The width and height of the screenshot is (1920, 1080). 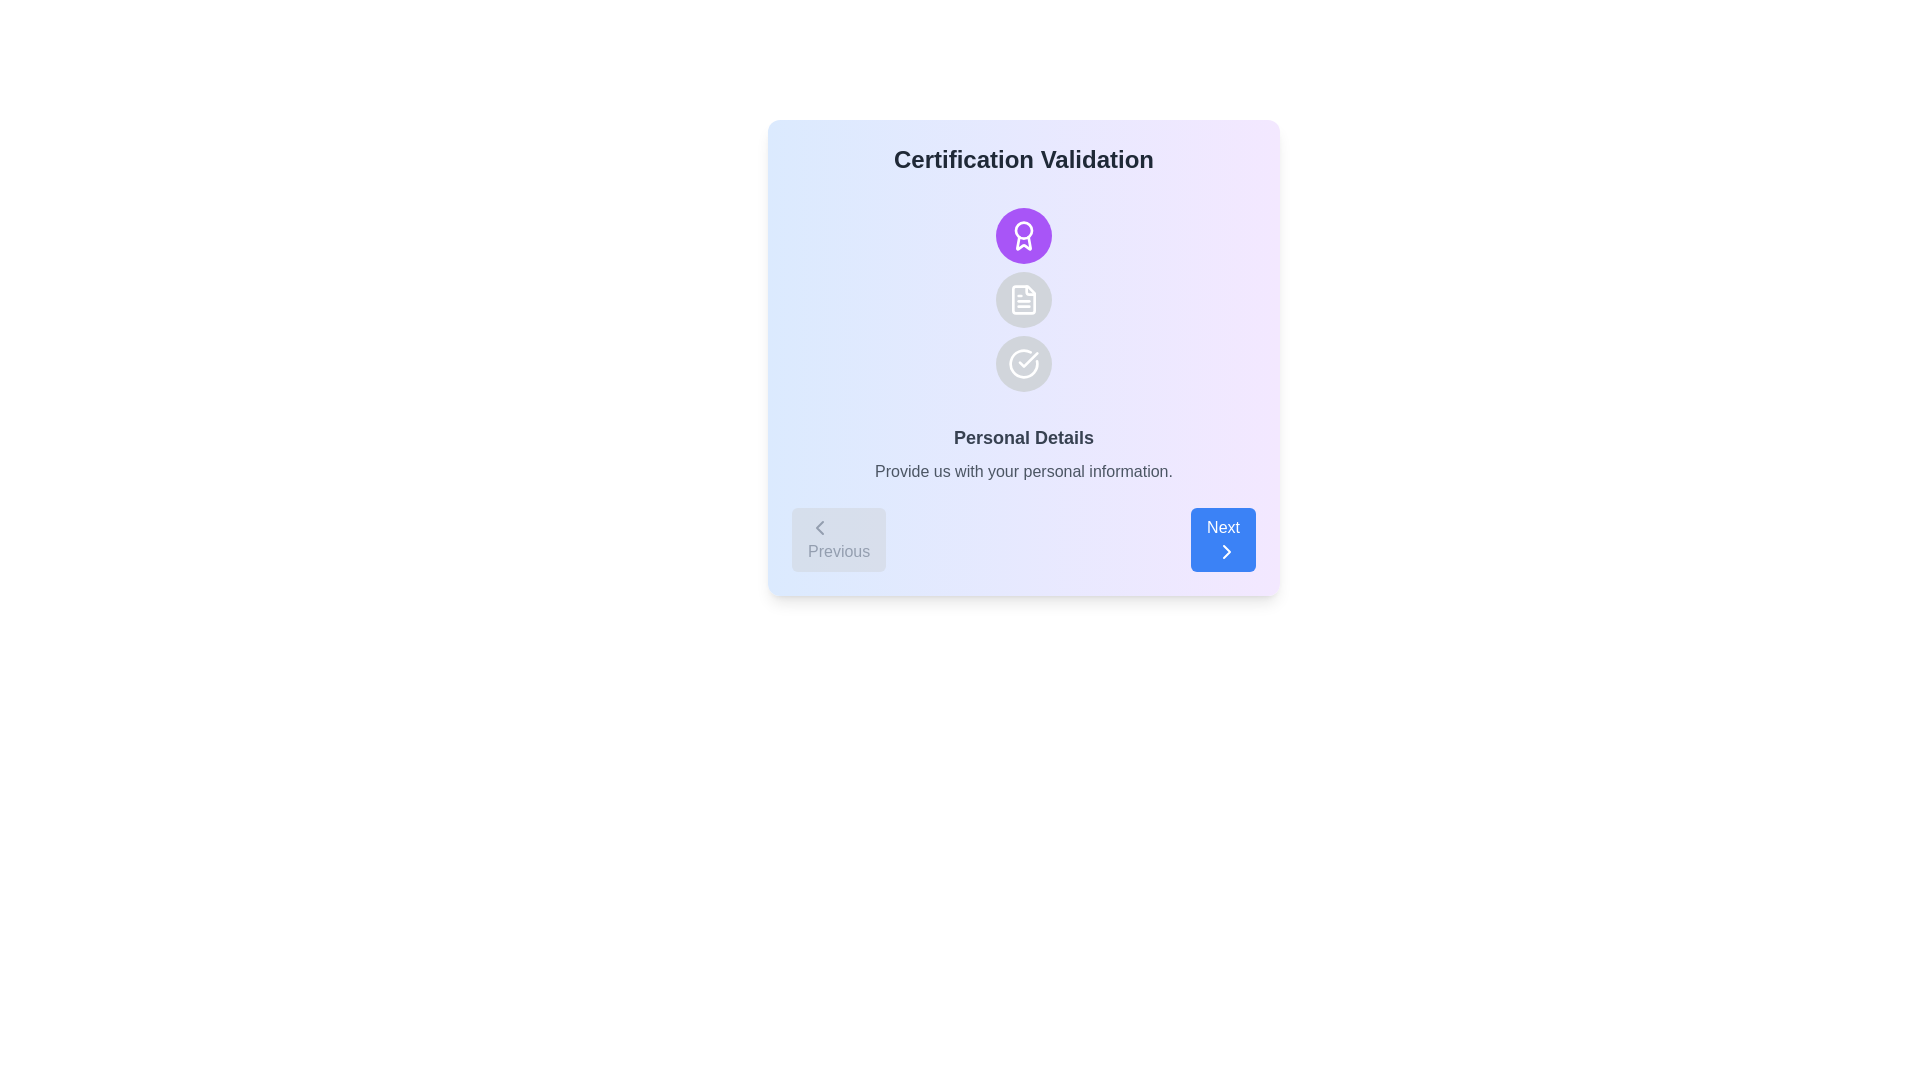 What do you see at coordinates (839, 540) in the screenshot?
I see `the previous step navigation button located at the bottom left of the interface to change its background color` at bounding box center [839, 540].